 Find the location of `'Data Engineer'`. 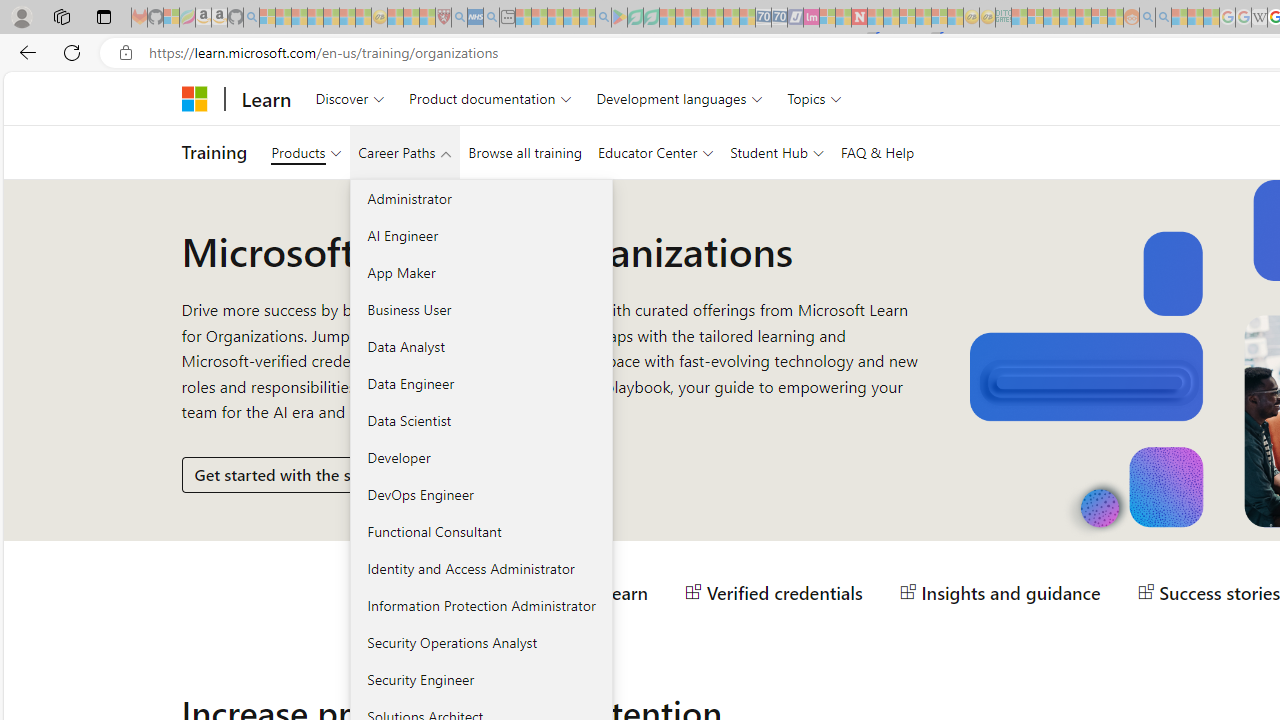

'Data Engineer' is located at coordinates (481, 383).